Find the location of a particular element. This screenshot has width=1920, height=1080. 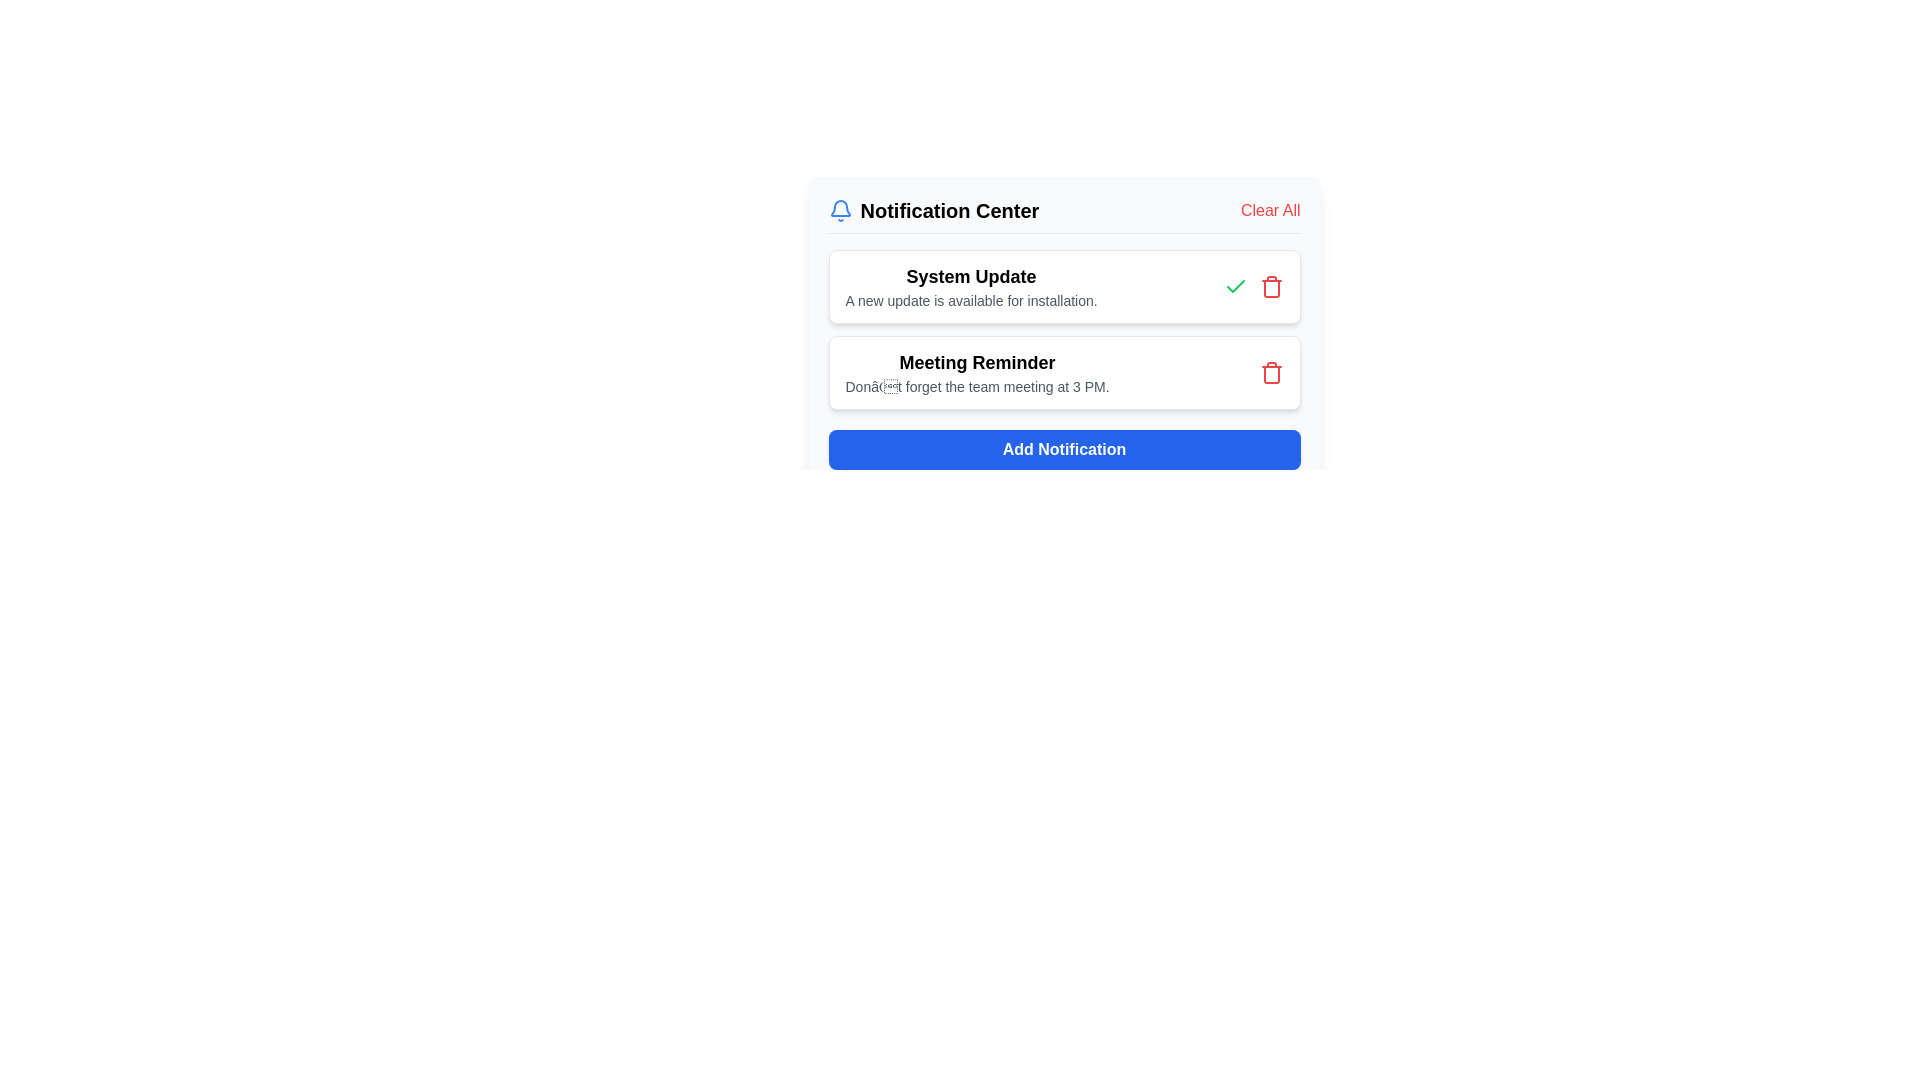

the text label stating 'A new update is available for installation.' which is located within the notification card beneath the title 'System Update' is located at coordinates (971, 300).